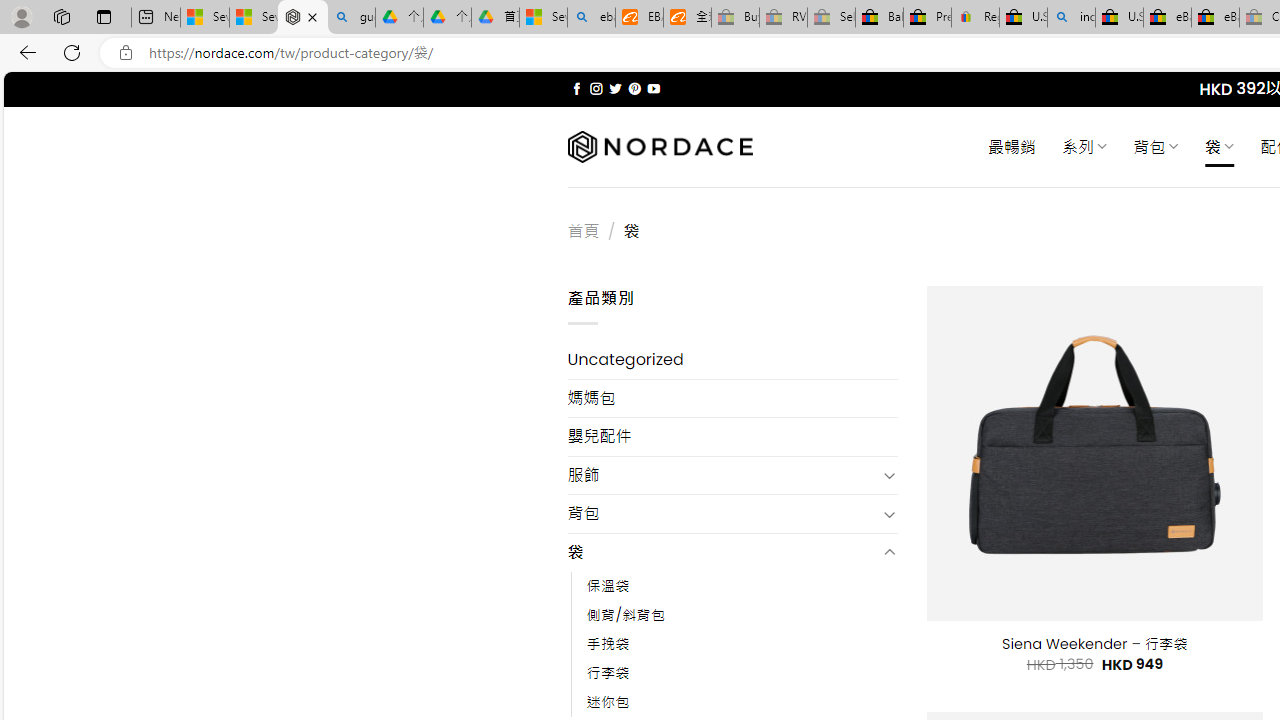 Image resolution: width=1280 pixels, height=720 pixels. What do you see at coordinates (734, 17) in the screenshot?
I see `'Buy Auto Parts & Accessories | eBay - Sleeping'` at bounding box center [734, 17].